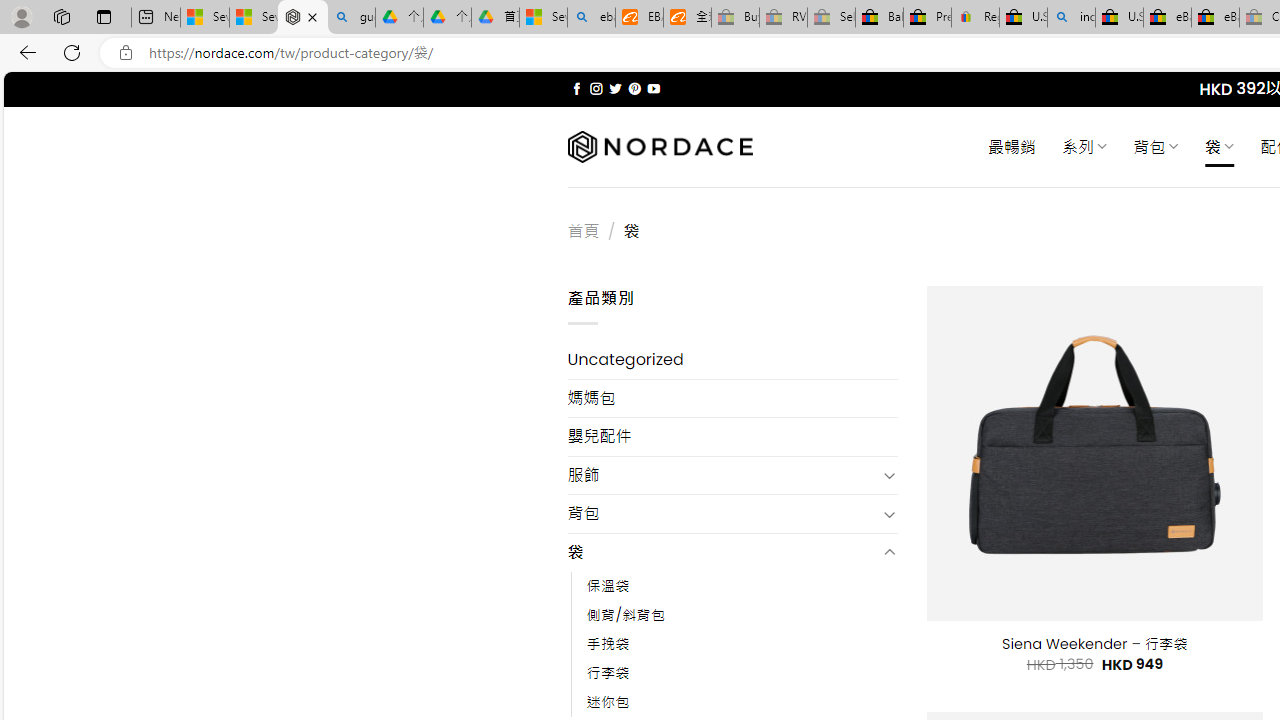 Image resolution: width=1280 pixels, height=720 pixels. What do you see at coordinates (734, 17) in the screenshot?
I see `'Buy Auto Parts & Accessories | eBay - Sleeping'` at bounding box center [734, 17].